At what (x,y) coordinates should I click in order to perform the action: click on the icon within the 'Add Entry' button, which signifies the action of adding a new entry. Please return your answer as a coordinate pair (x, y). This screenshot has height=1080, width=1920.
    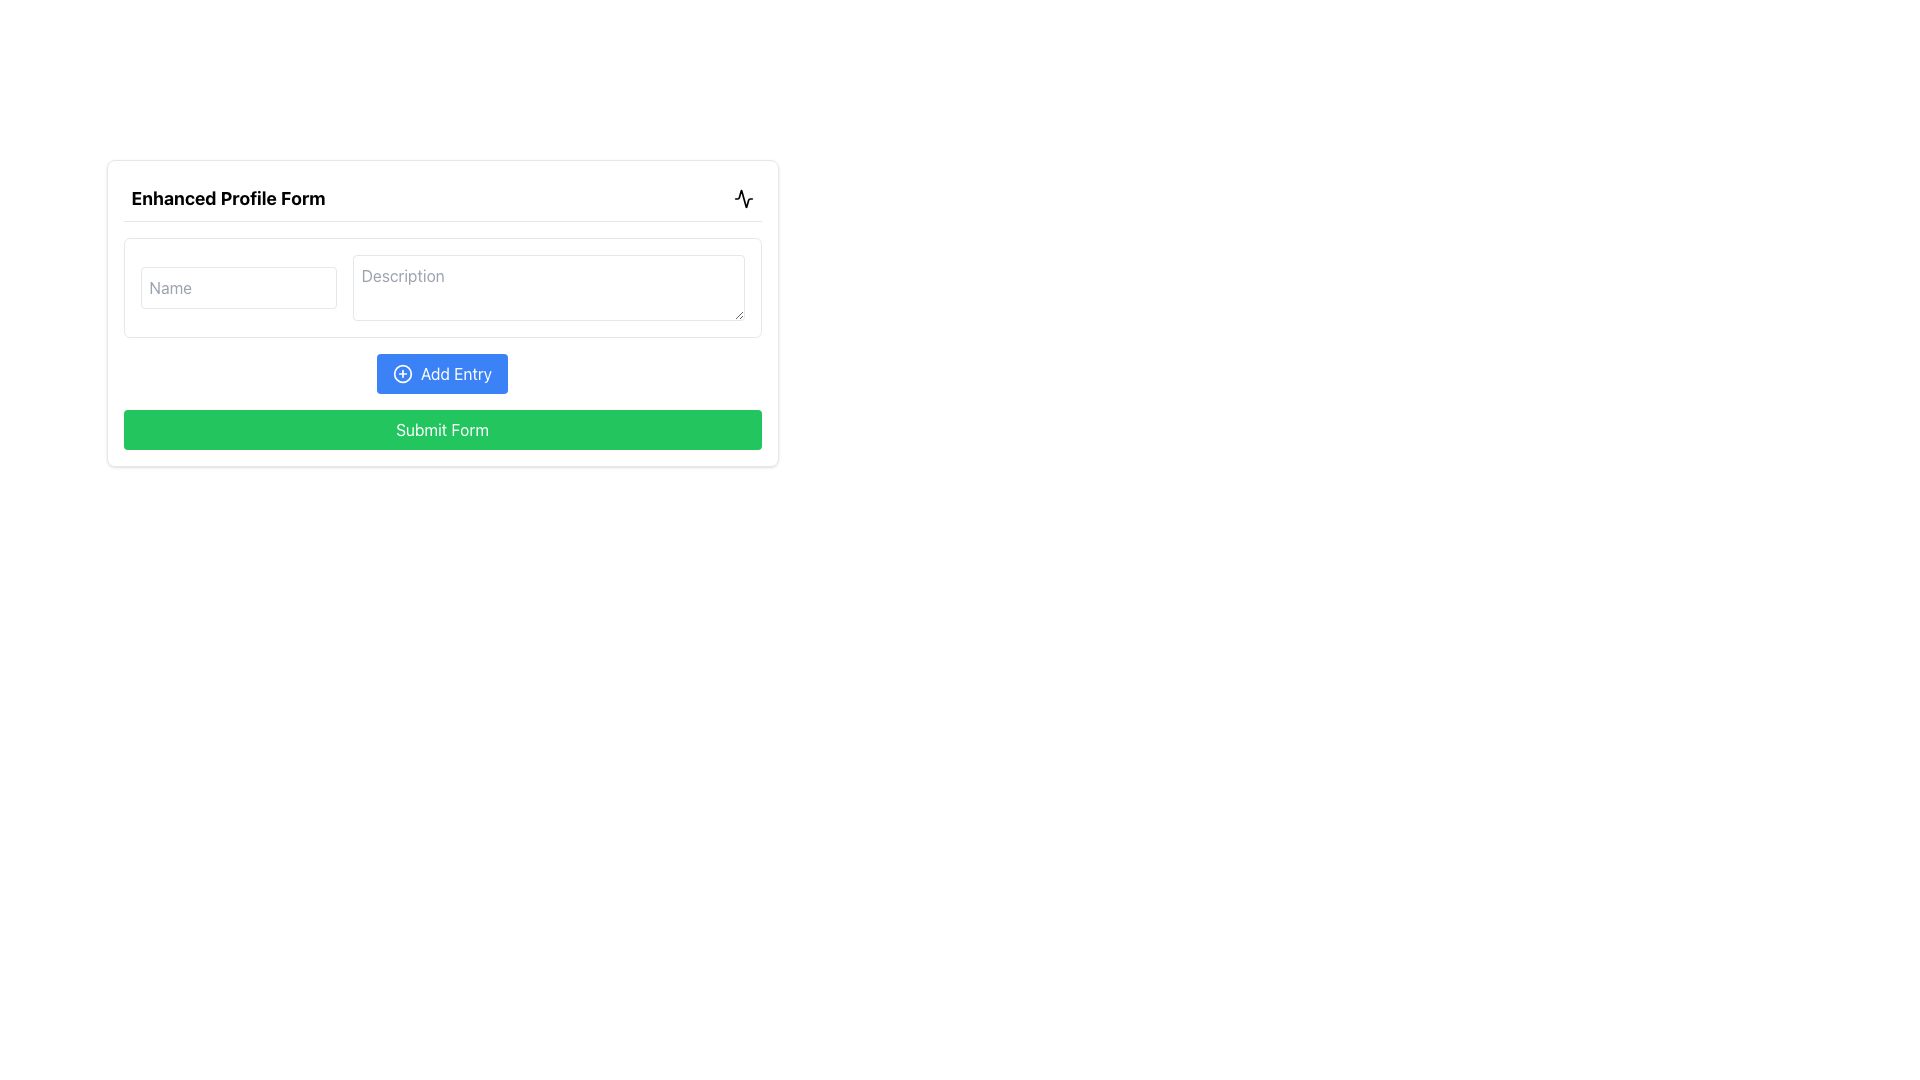
    Looking at the image, I should click on (401, 374).